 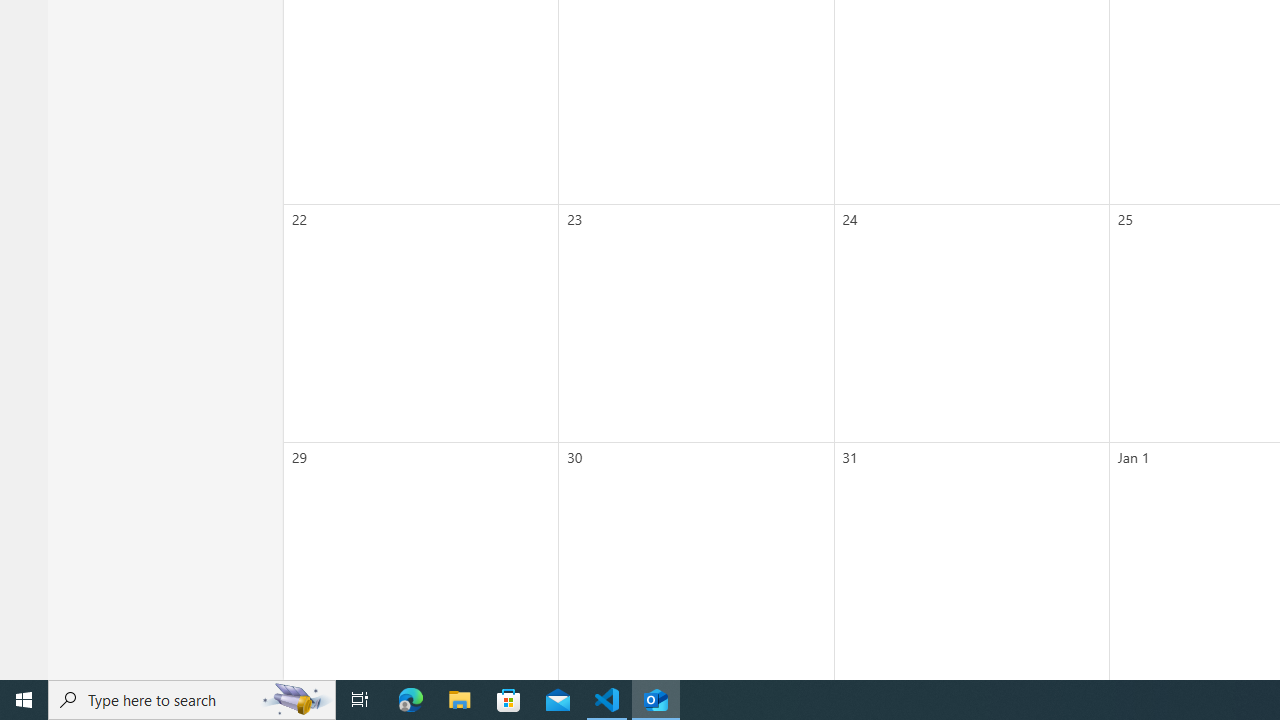 What do you see at coordinates (606, 698) in the screenshot?
I see `'Visual Studio Code - 1 running window'` at bounding box center [606, 698].